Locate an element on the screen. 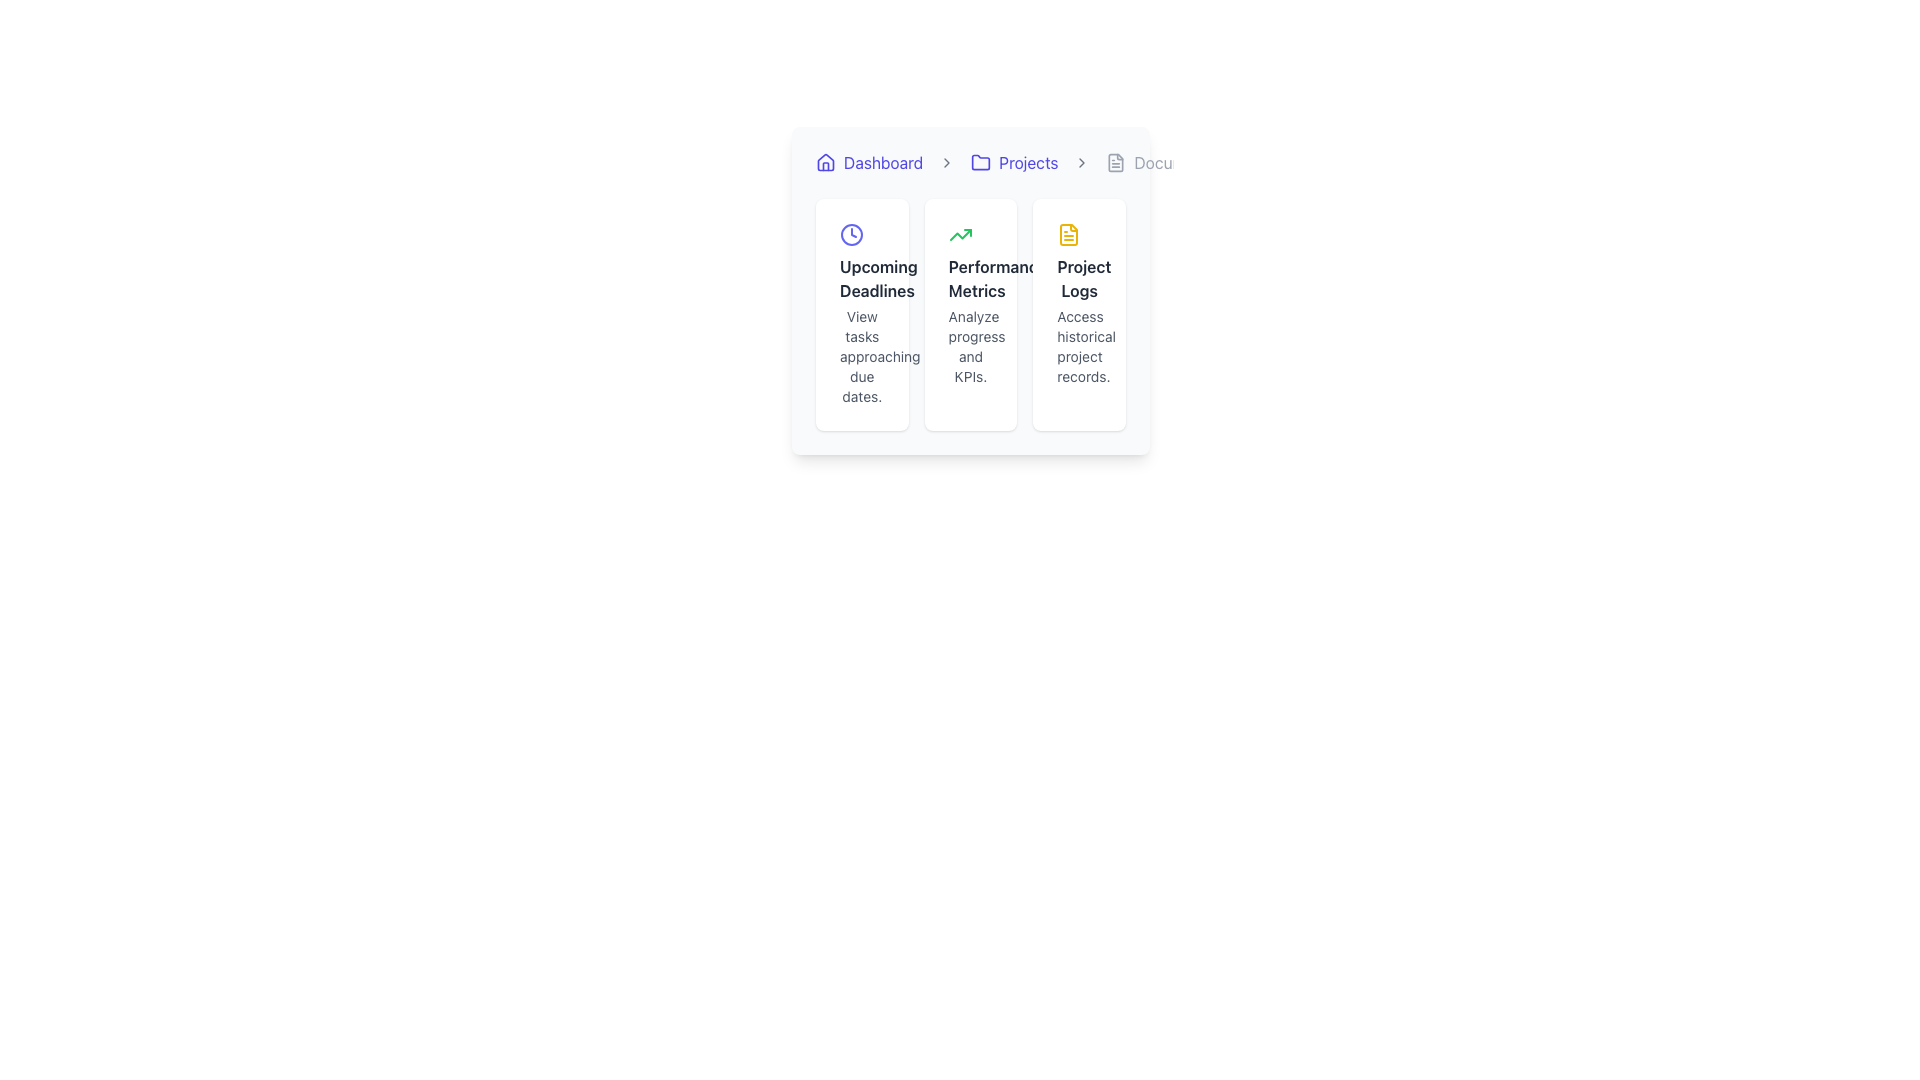 Image resolution: width=1920 pixels, height=1080 pixels. the text element 'Upcoming Deadlines', which is styled in bold and dark gray, located centrally within the leftmost panel of a three-panel layout is located at coordinates (862, 278).